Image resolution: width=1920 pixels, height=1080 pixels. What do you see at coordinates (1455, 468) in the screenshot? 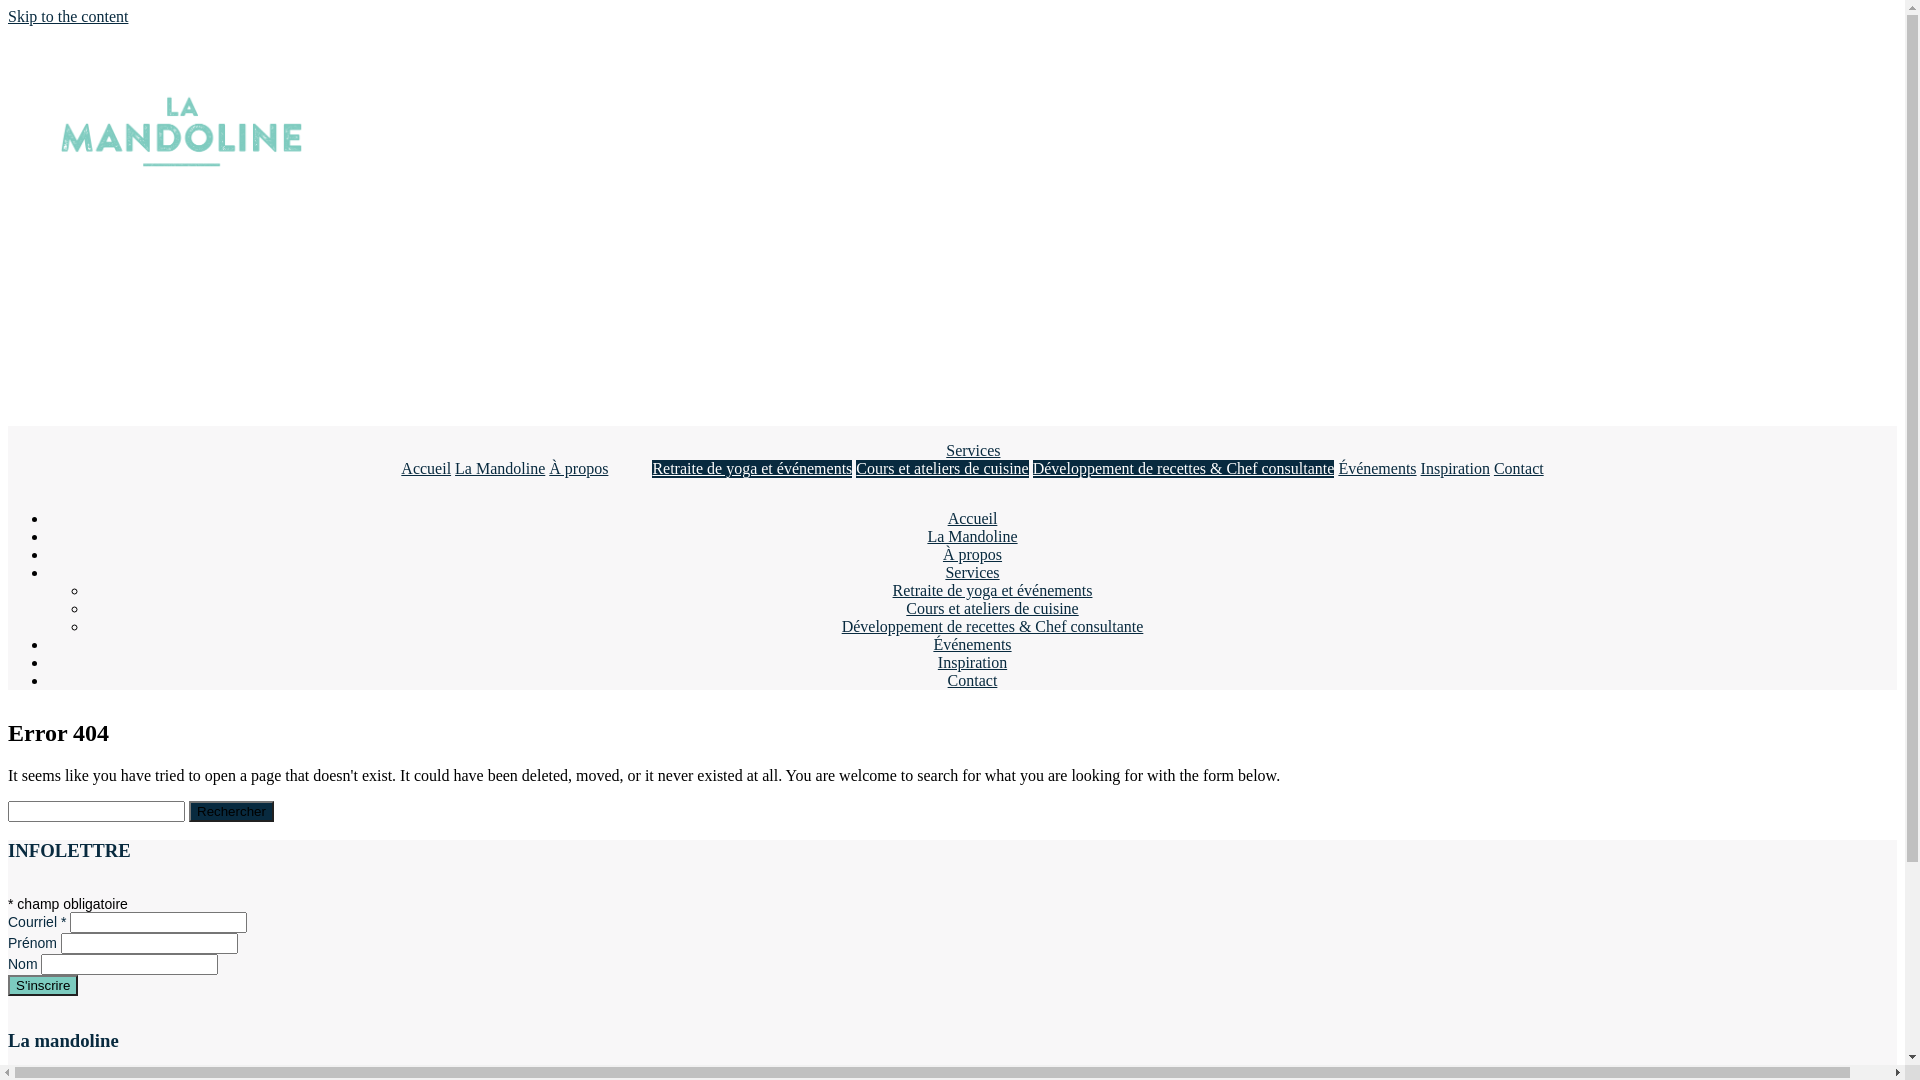
I see `'Inspiration'` at bounding box center [1455, 468].